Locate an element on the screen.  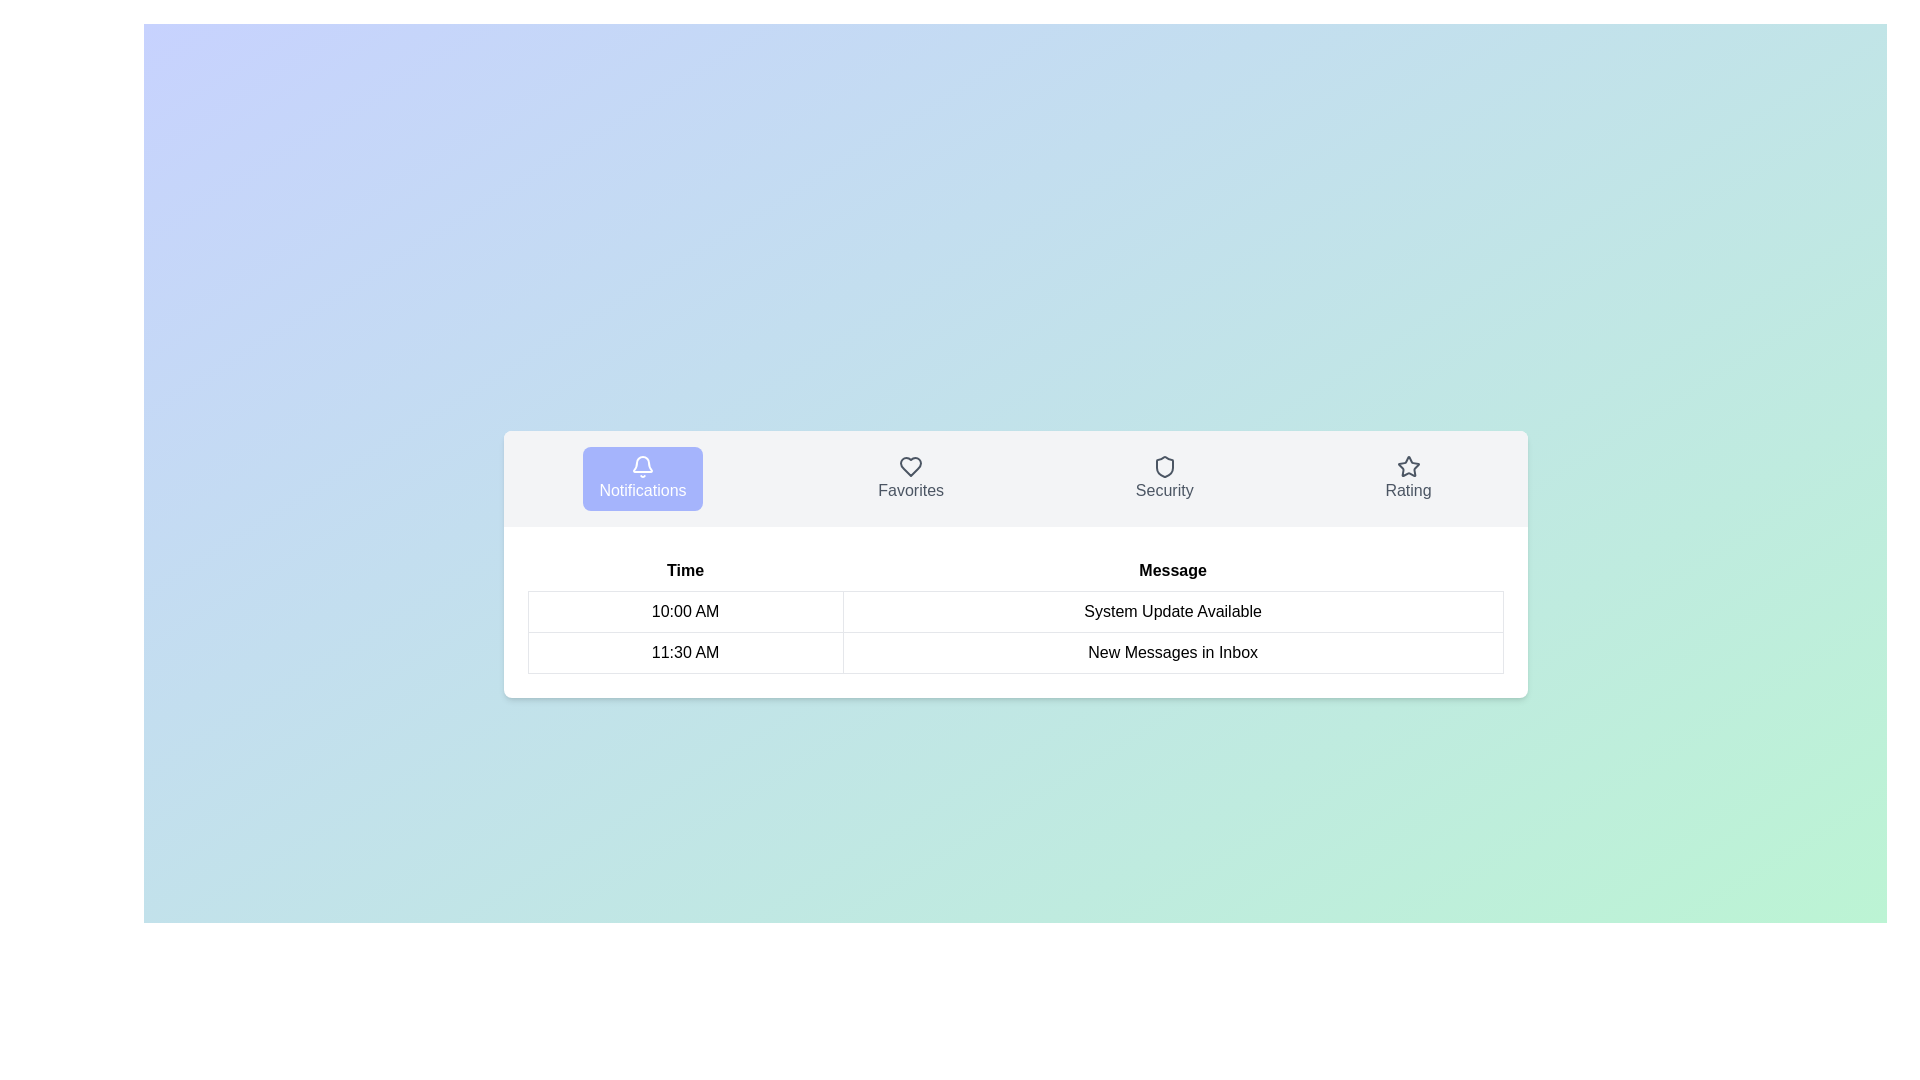
the text label 'Security' which is styled in gray font and located in the menu bar section between 'Favorites' and 'Rating' is located at coordinates (1164, 490).